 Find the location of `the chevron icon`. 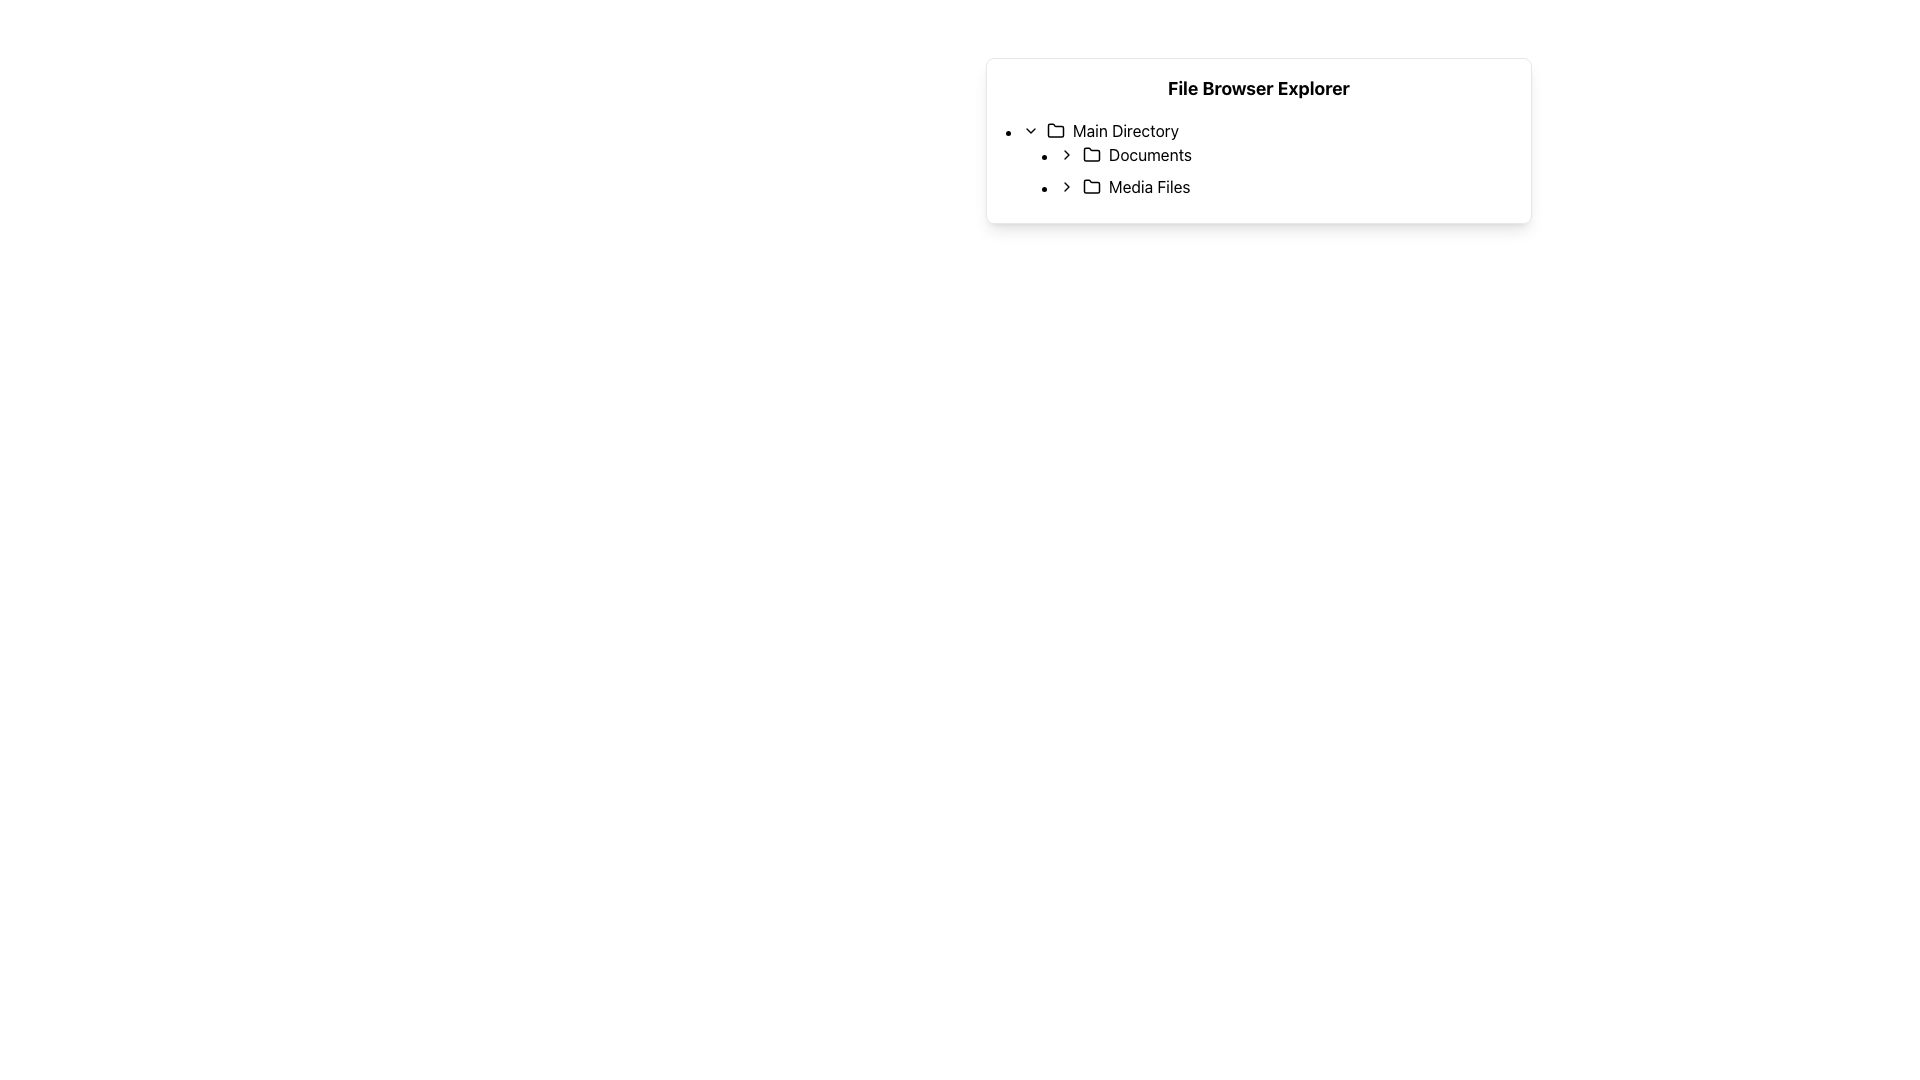

the chevron icon is located at coordinates (1065, 153).